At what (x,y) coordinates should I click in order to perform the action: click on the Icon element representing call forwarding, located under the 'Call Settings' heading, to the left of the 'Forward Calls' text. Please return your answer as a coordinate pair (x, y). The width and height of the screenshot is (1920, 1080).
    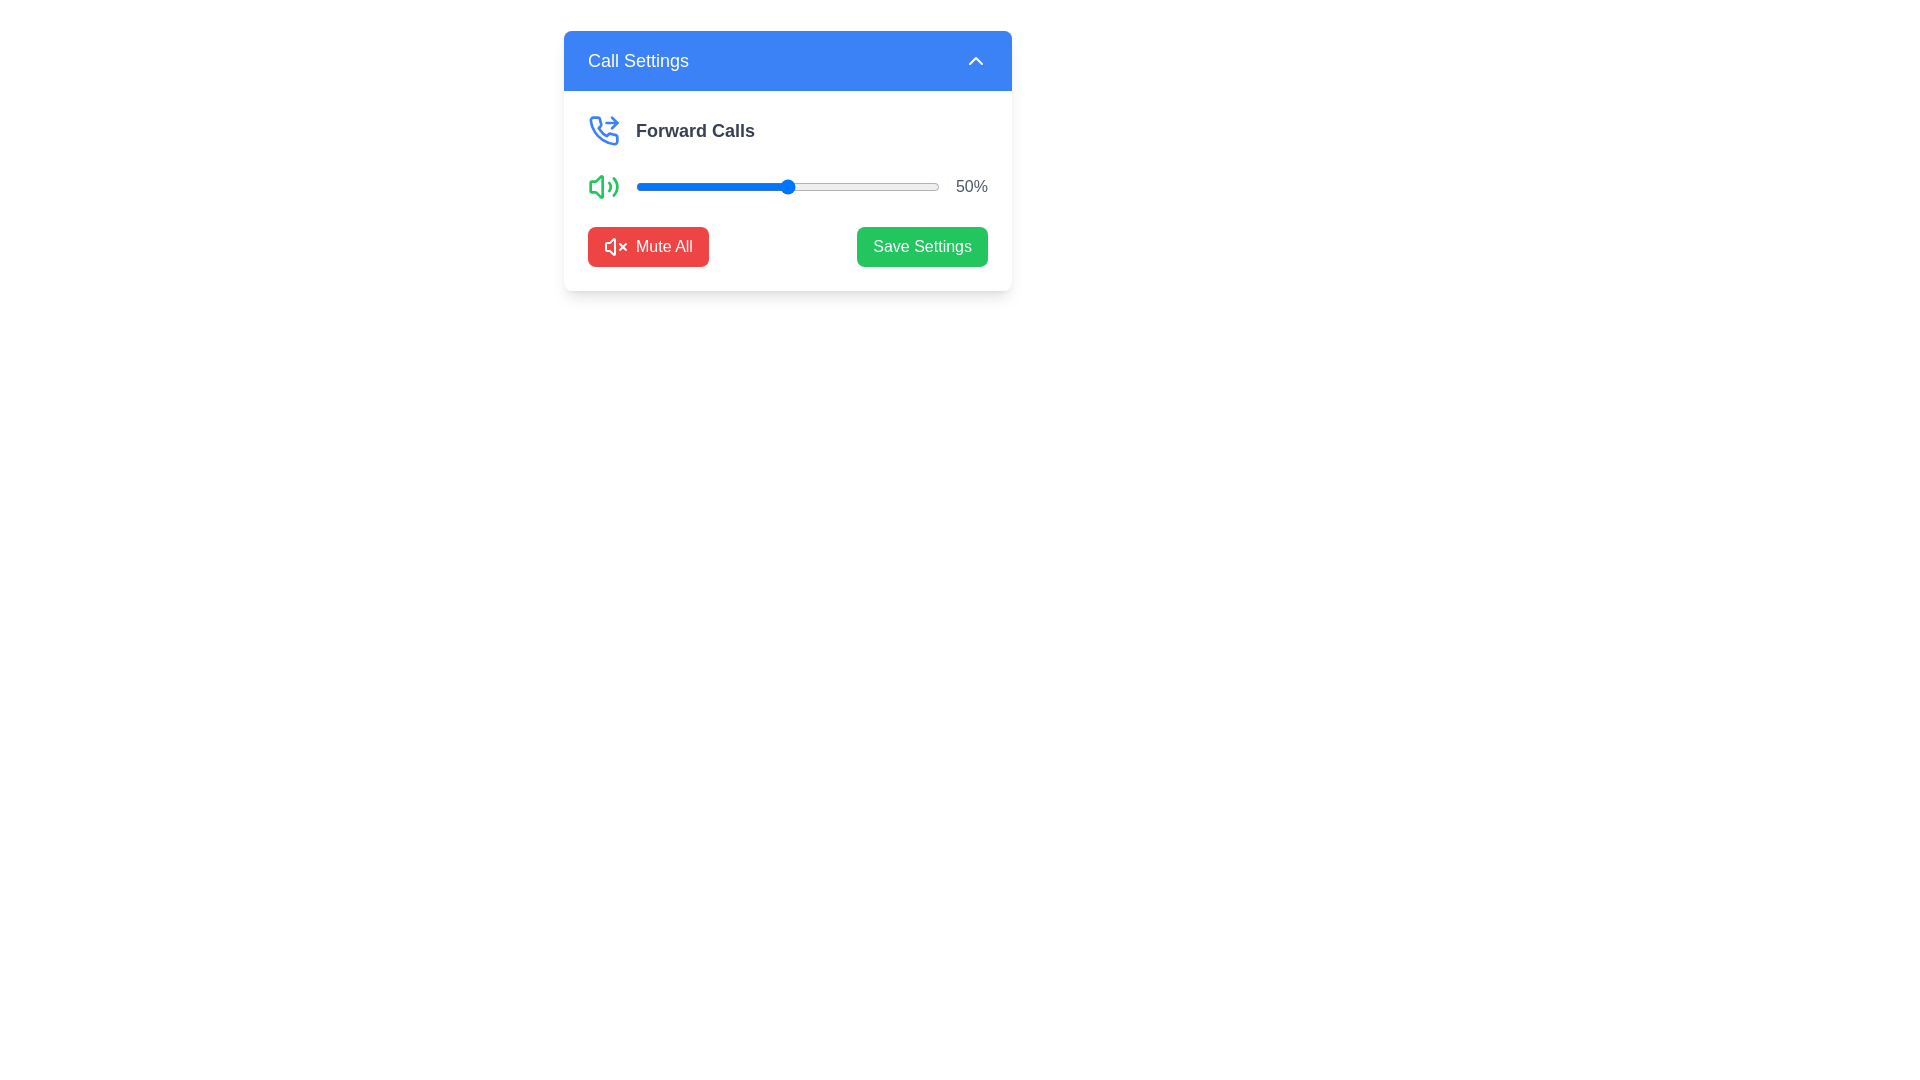
    Looking at the image, I should click on (613, 123).